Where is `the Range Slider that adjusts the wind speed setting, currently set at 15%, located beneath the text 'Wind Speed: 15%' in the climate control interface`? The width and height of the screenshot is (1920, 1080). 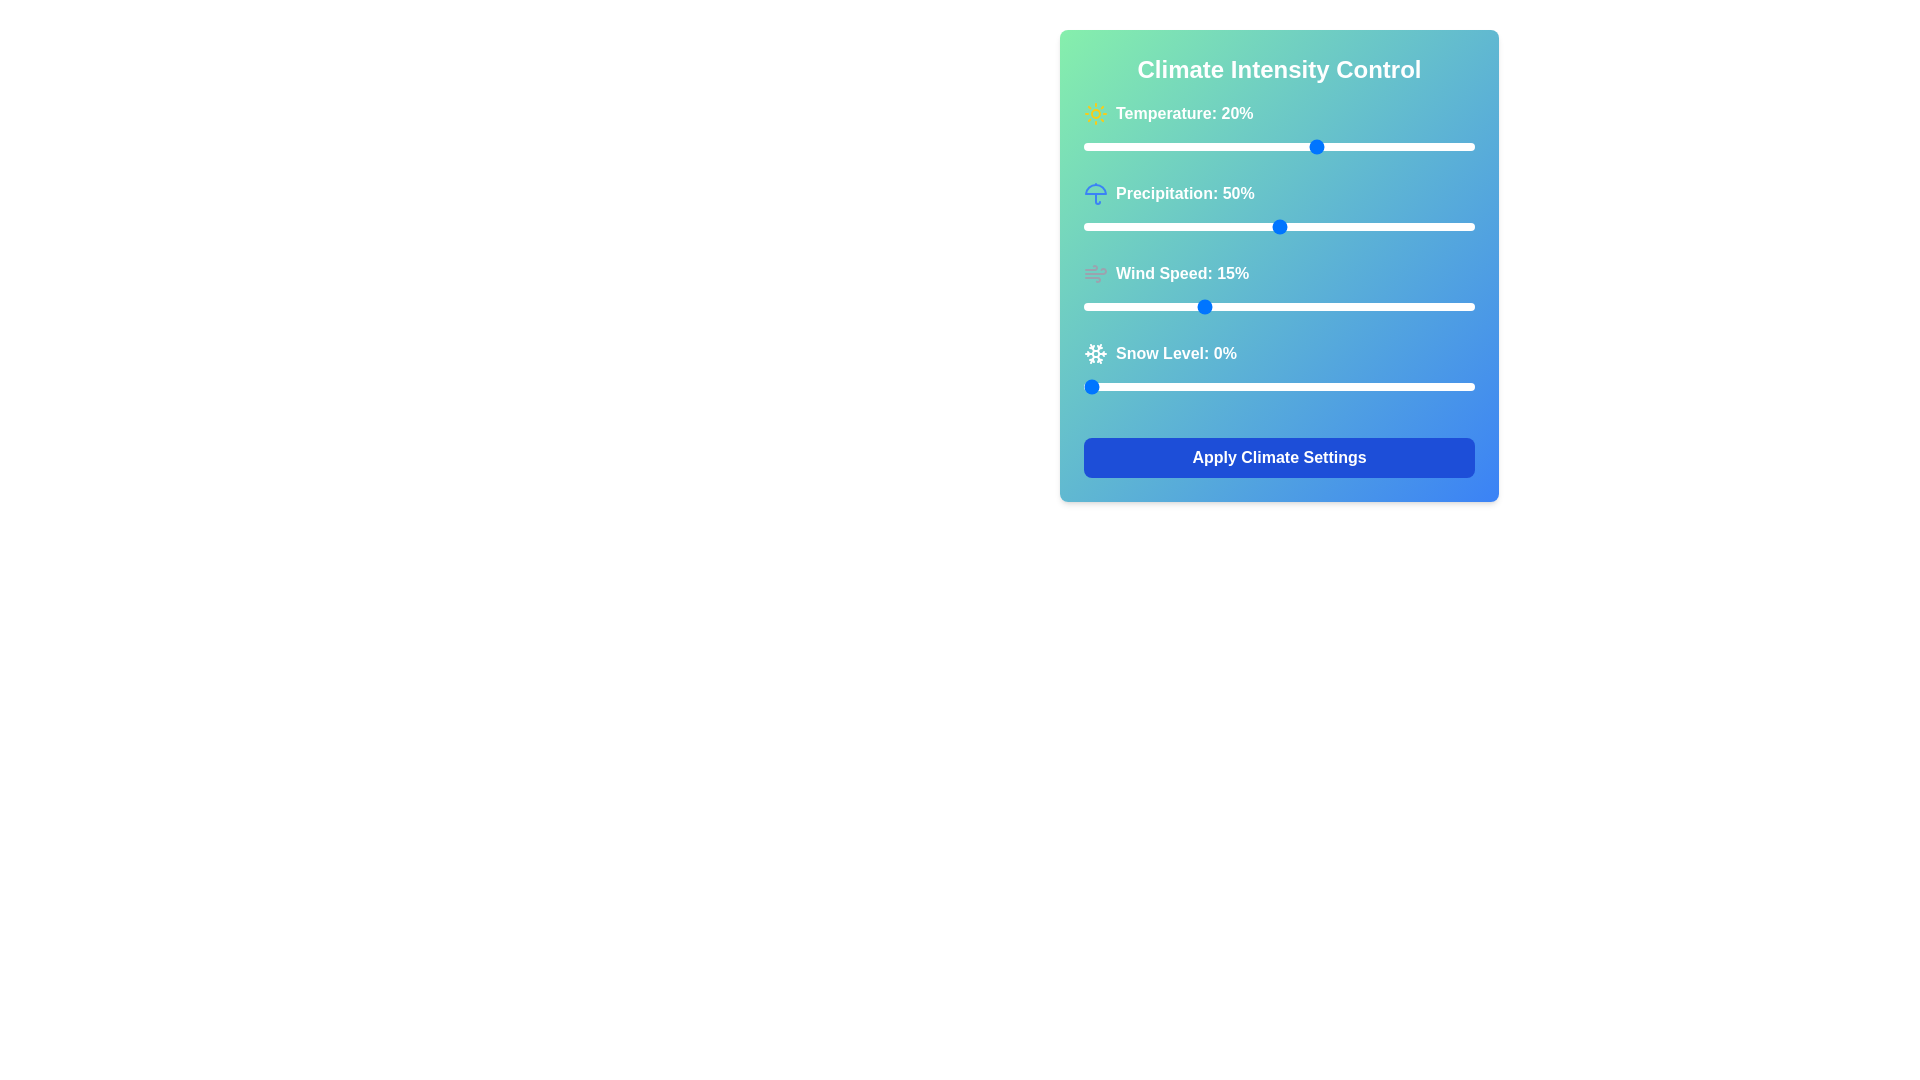 the Range Slider that adjusts the wind speed setting, currently set at 15%, located beneath the text 'Wind Speed: 15%' in the climate control interface is located at coordinates (1278, 307).